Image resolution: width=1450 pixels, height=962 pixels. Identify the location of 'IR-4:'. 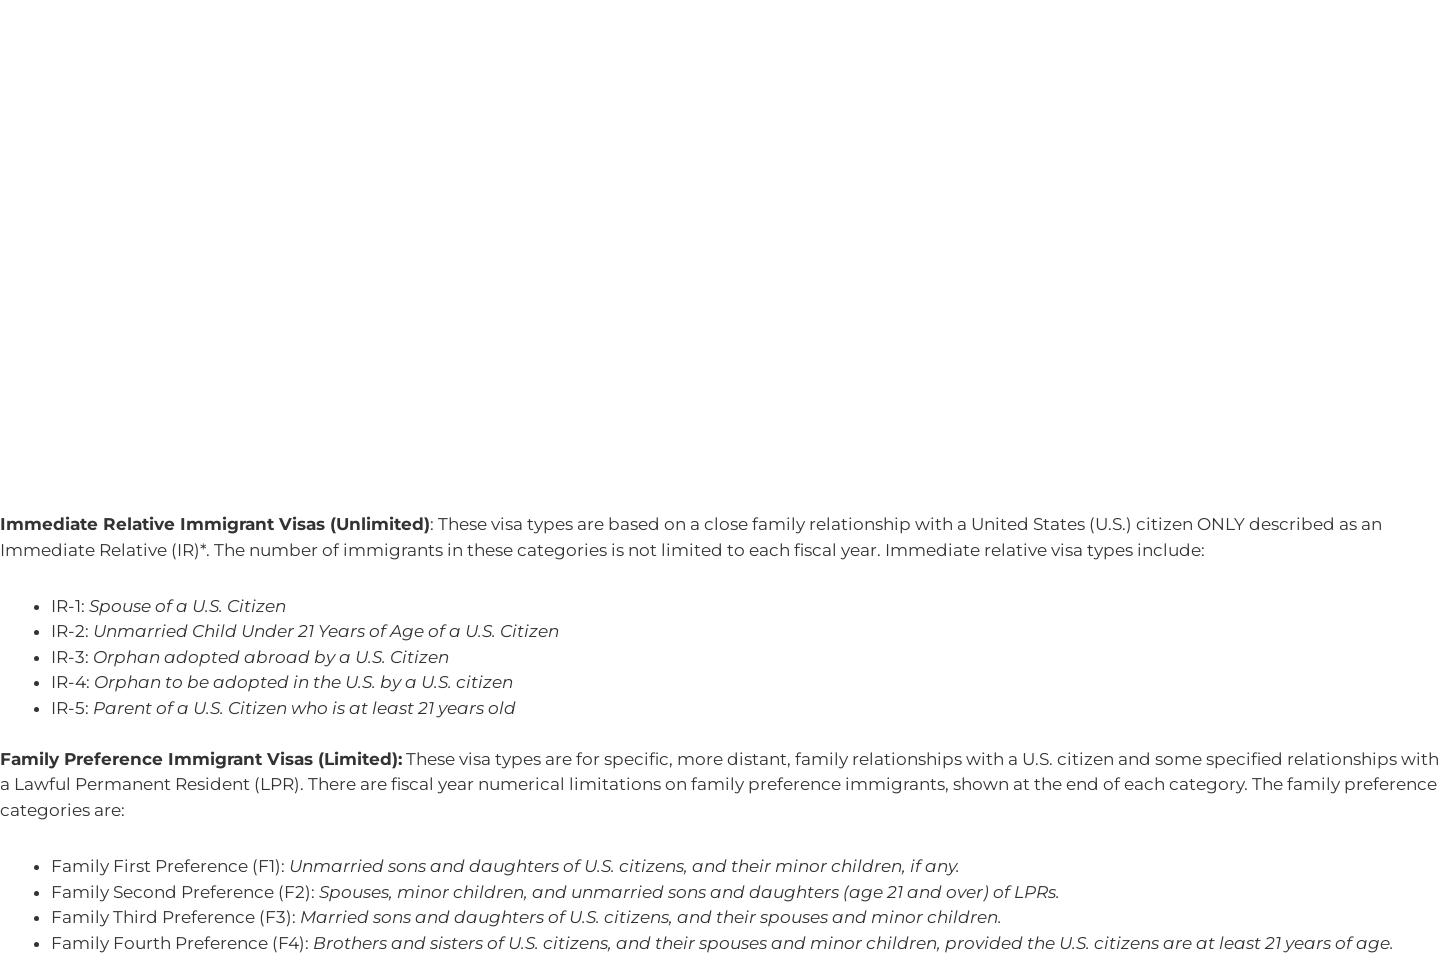
(70, 680).